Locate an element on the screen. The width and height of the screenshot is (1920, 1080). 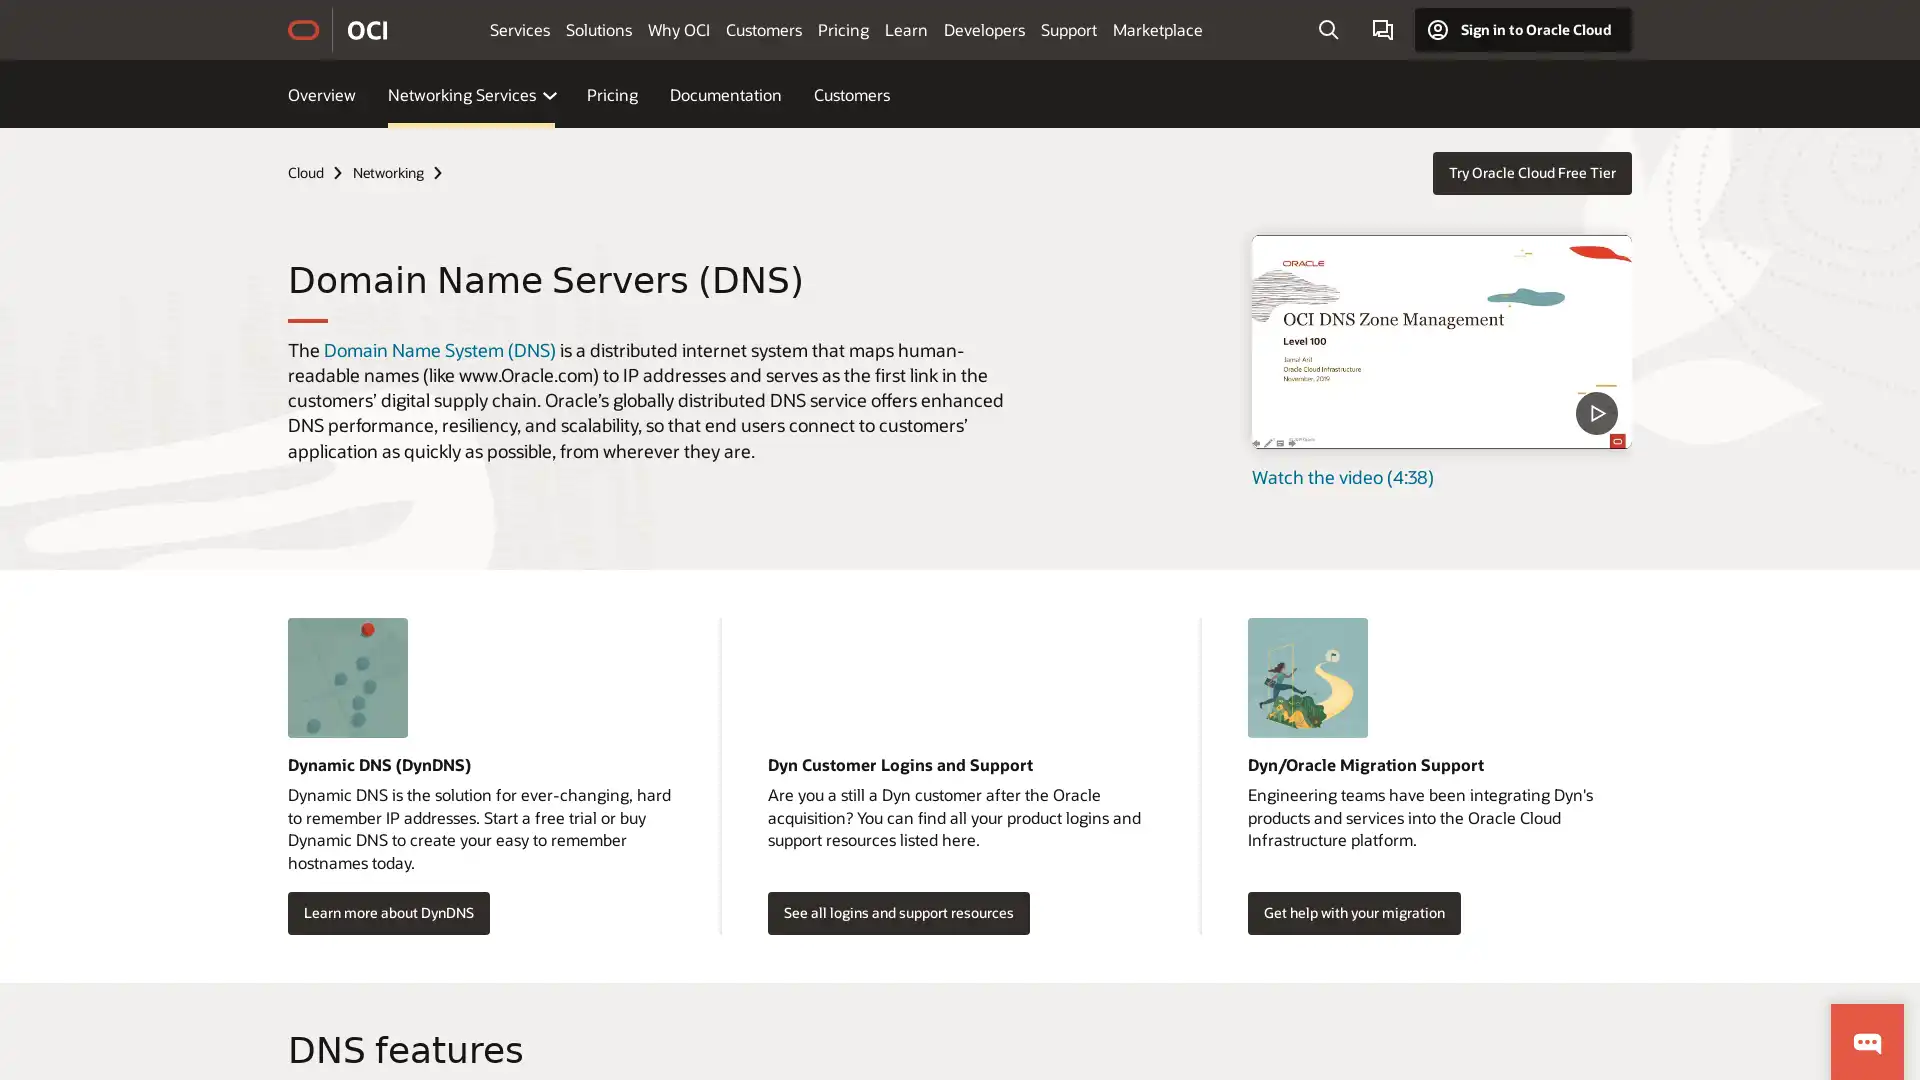
Learn is located at coordinates (905, 29).